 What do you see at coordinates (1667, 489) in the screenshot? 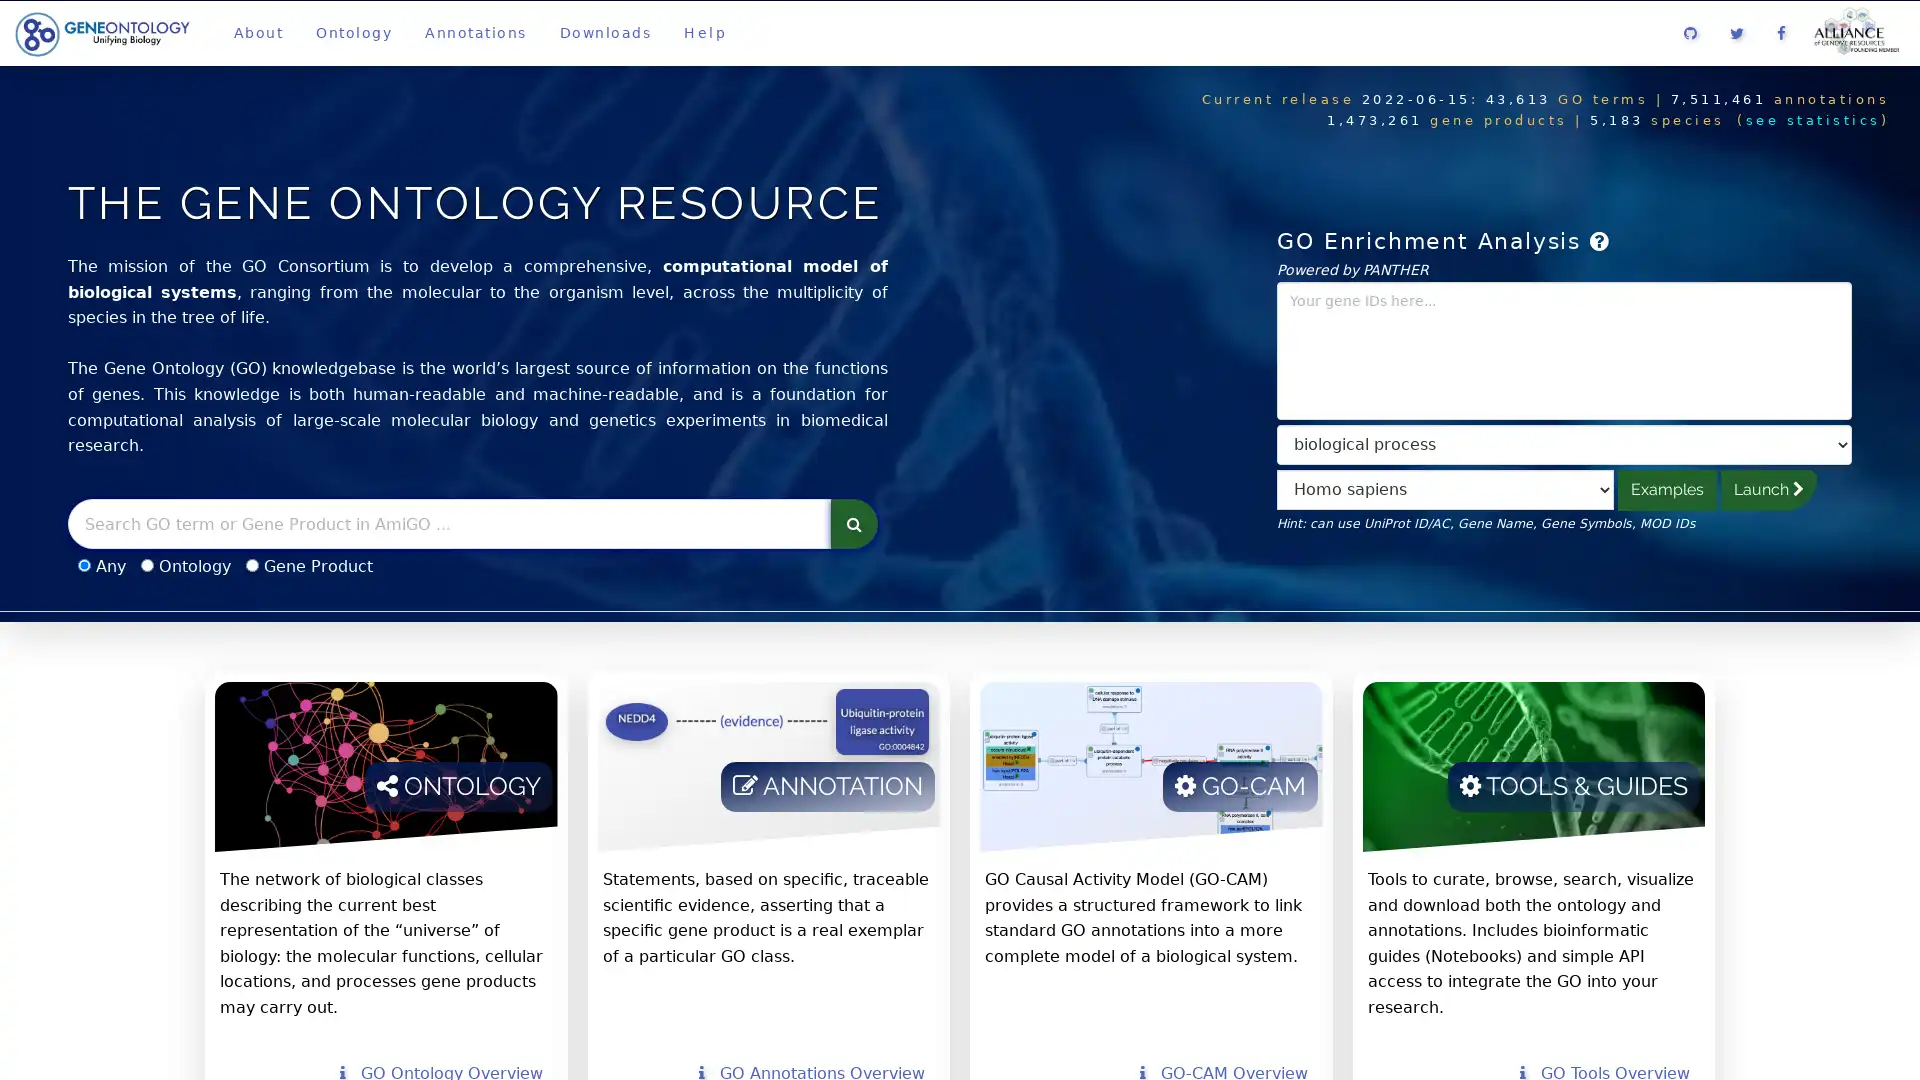
I see `Examples` at bounding box center [1667, 489].